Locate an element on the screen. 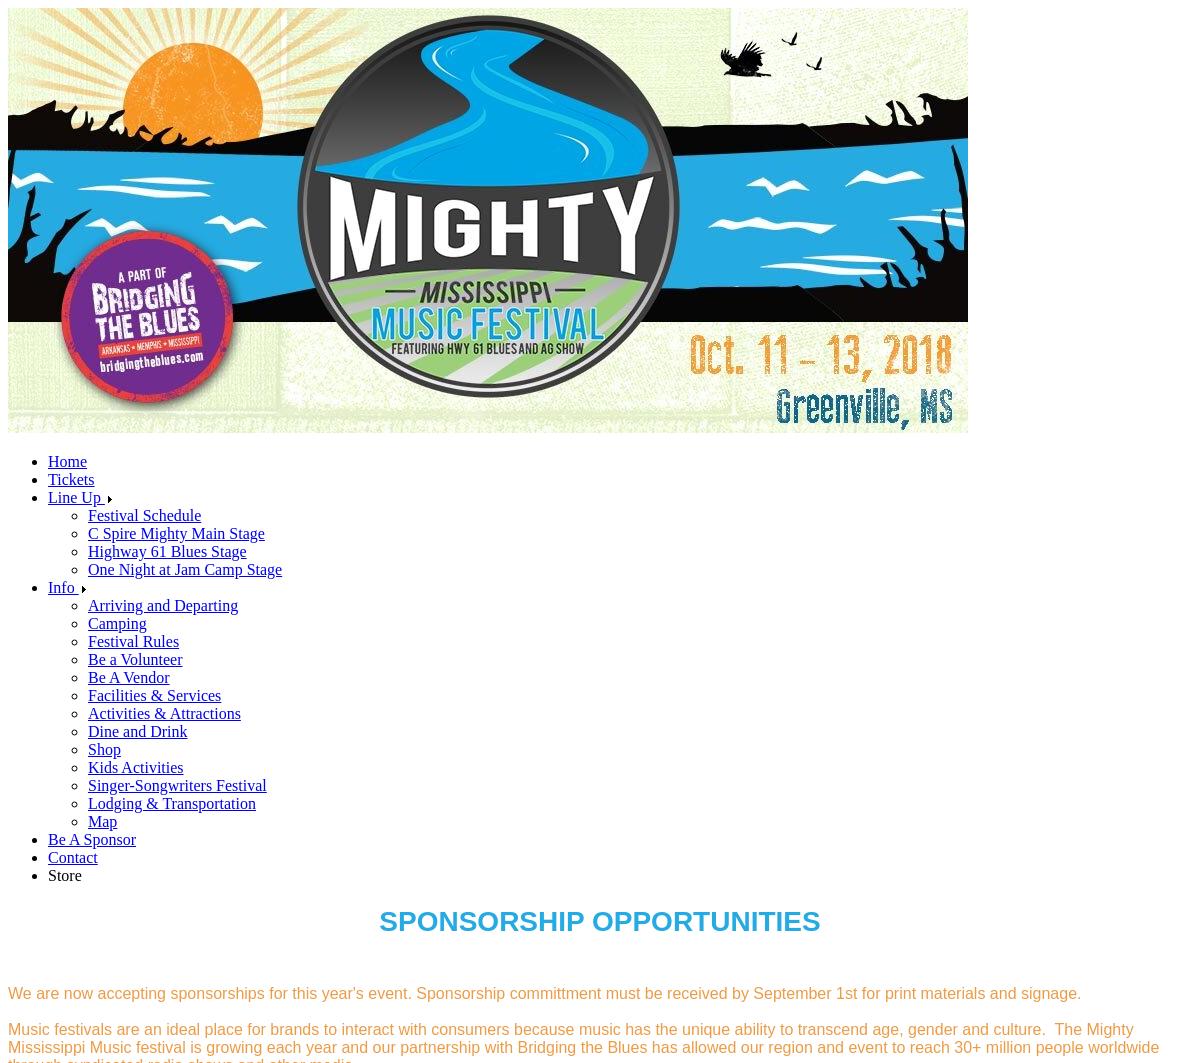 The image size is (1200, 1063). 'Camping' is located at coordinates (87, 622).